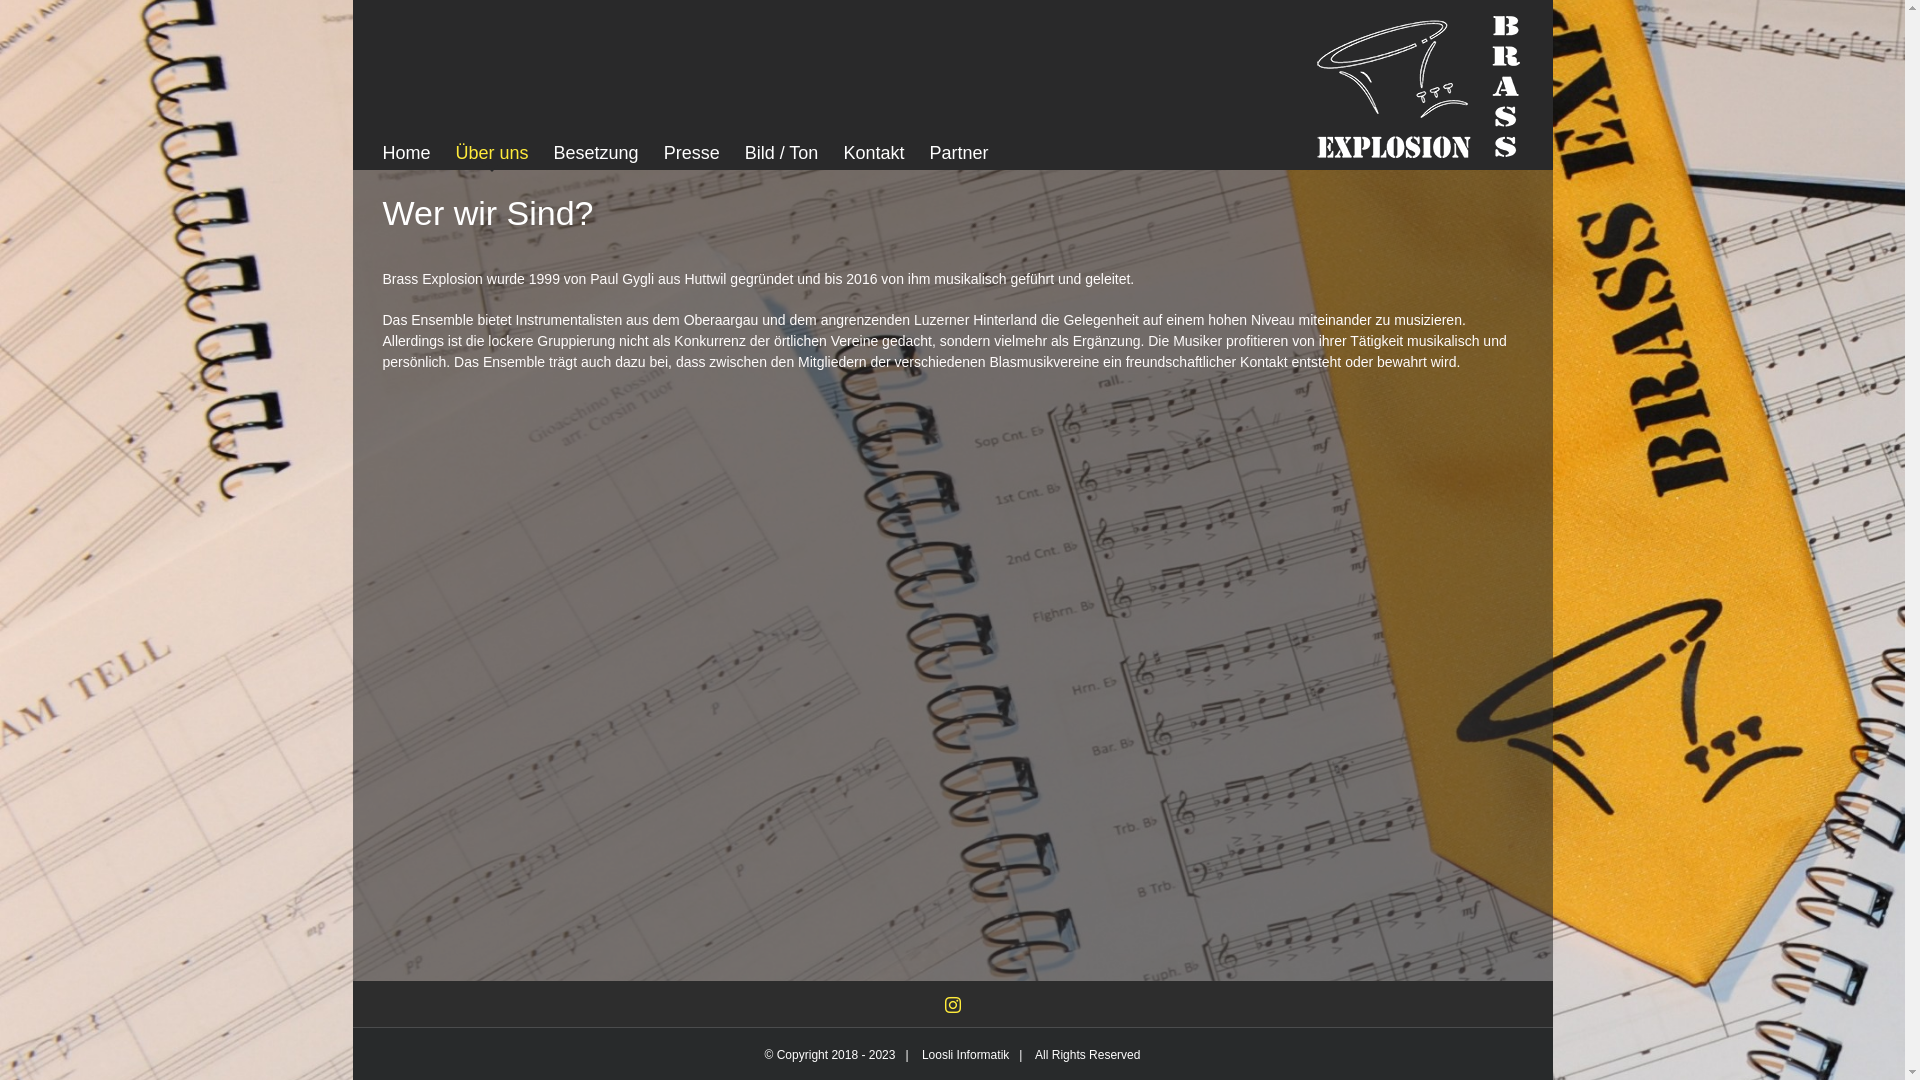  I want to click on 'Bild / Ton', so click(781, 152).